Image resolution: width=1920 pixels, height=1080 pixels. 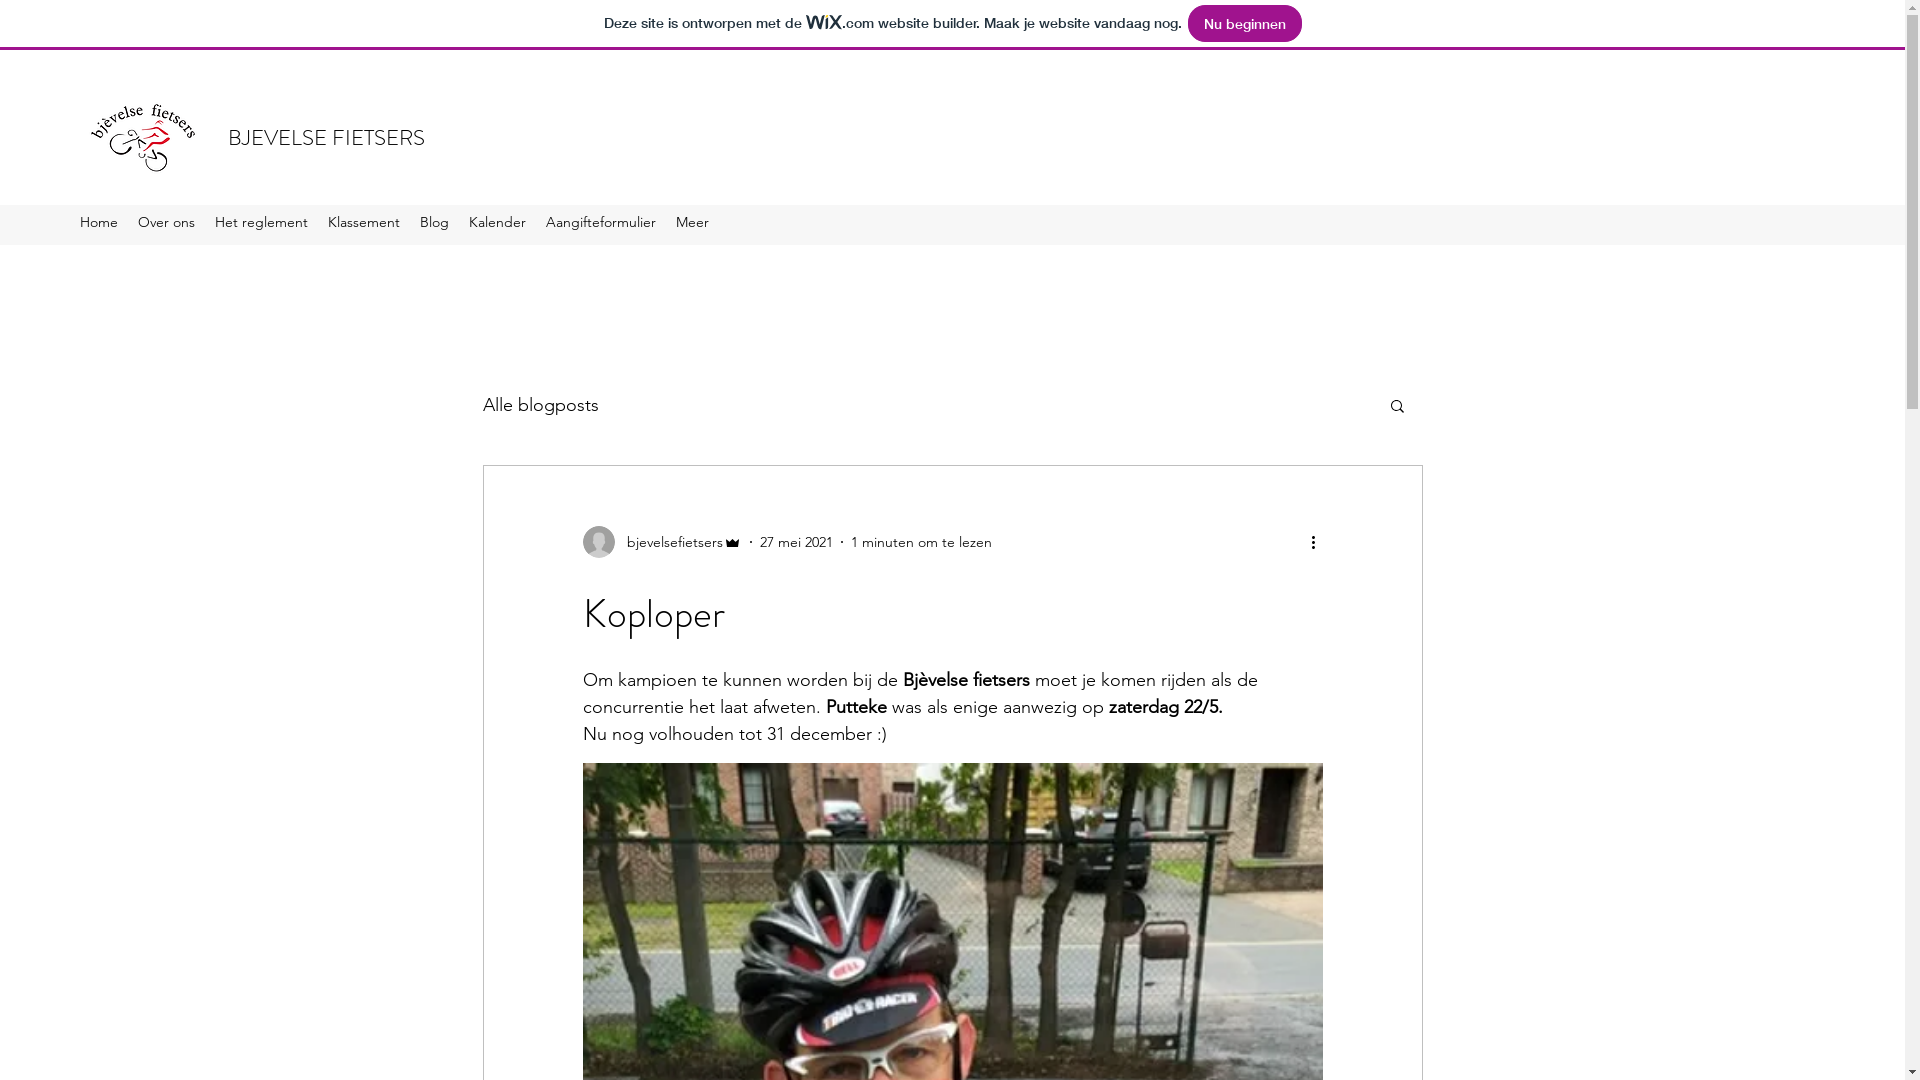 What do you see at coordinates (260, 224) in the screenshot?
I see `'Het reglement'` at bounding box center [260, 224].